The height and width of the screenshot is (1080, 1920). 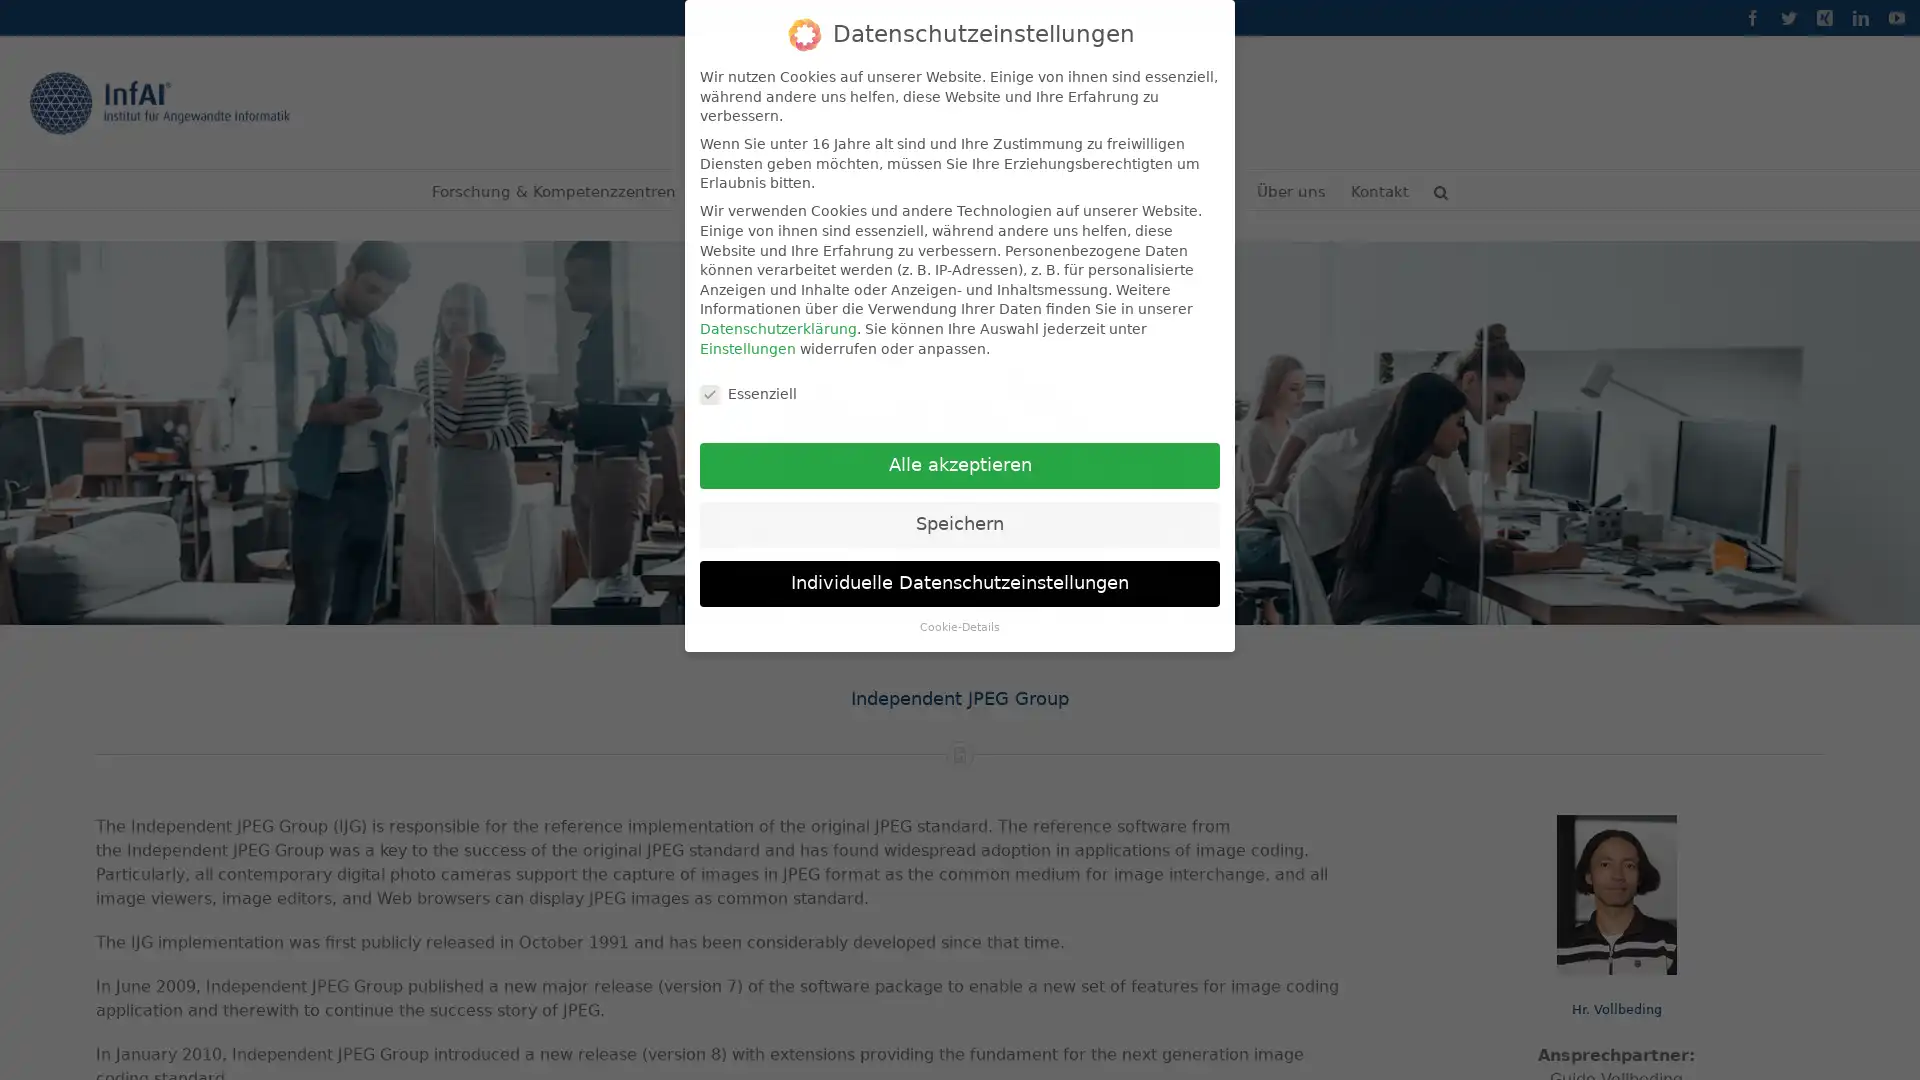 What do you see at coordinates (960, 626) in the screenshot?
I see `Cookie-Details` at bounding box center [960, 626].